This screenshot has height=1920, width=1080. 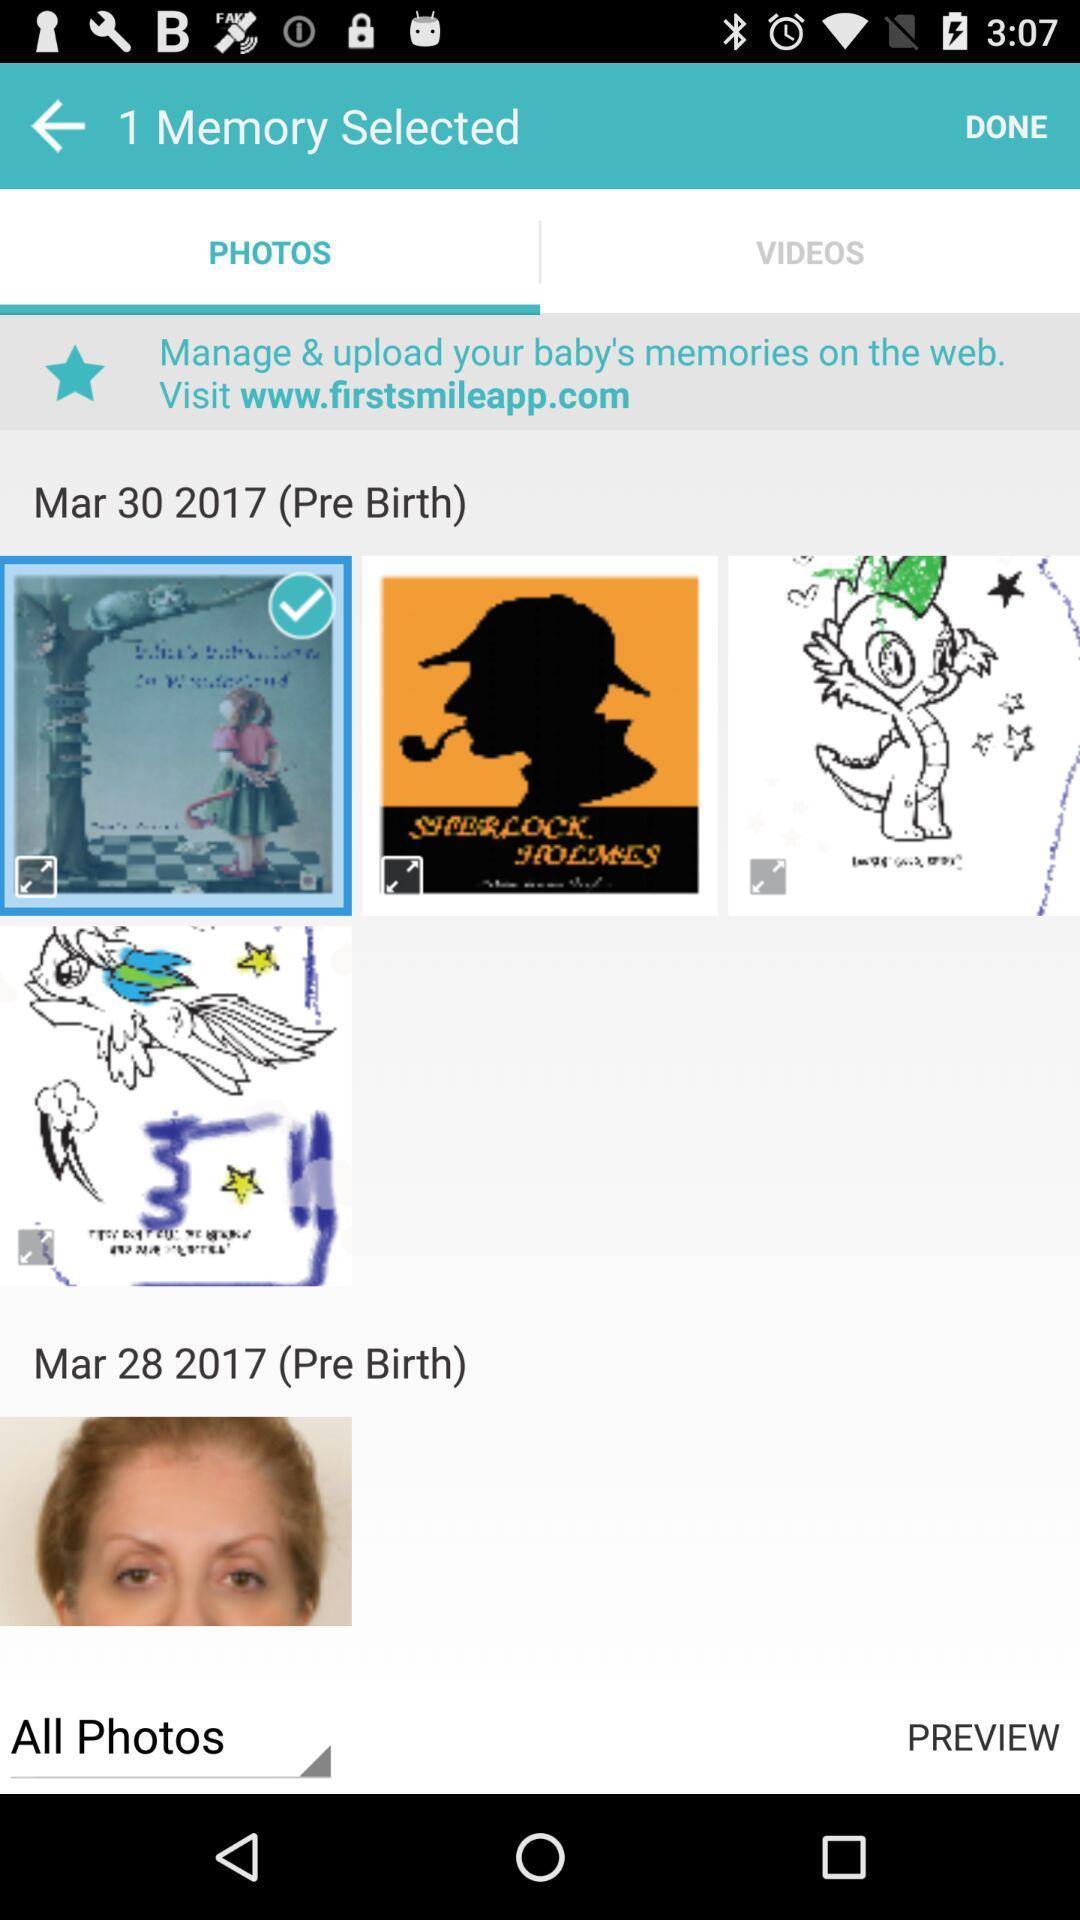 I want to click on gallery photos, so click(x=904, y=734).